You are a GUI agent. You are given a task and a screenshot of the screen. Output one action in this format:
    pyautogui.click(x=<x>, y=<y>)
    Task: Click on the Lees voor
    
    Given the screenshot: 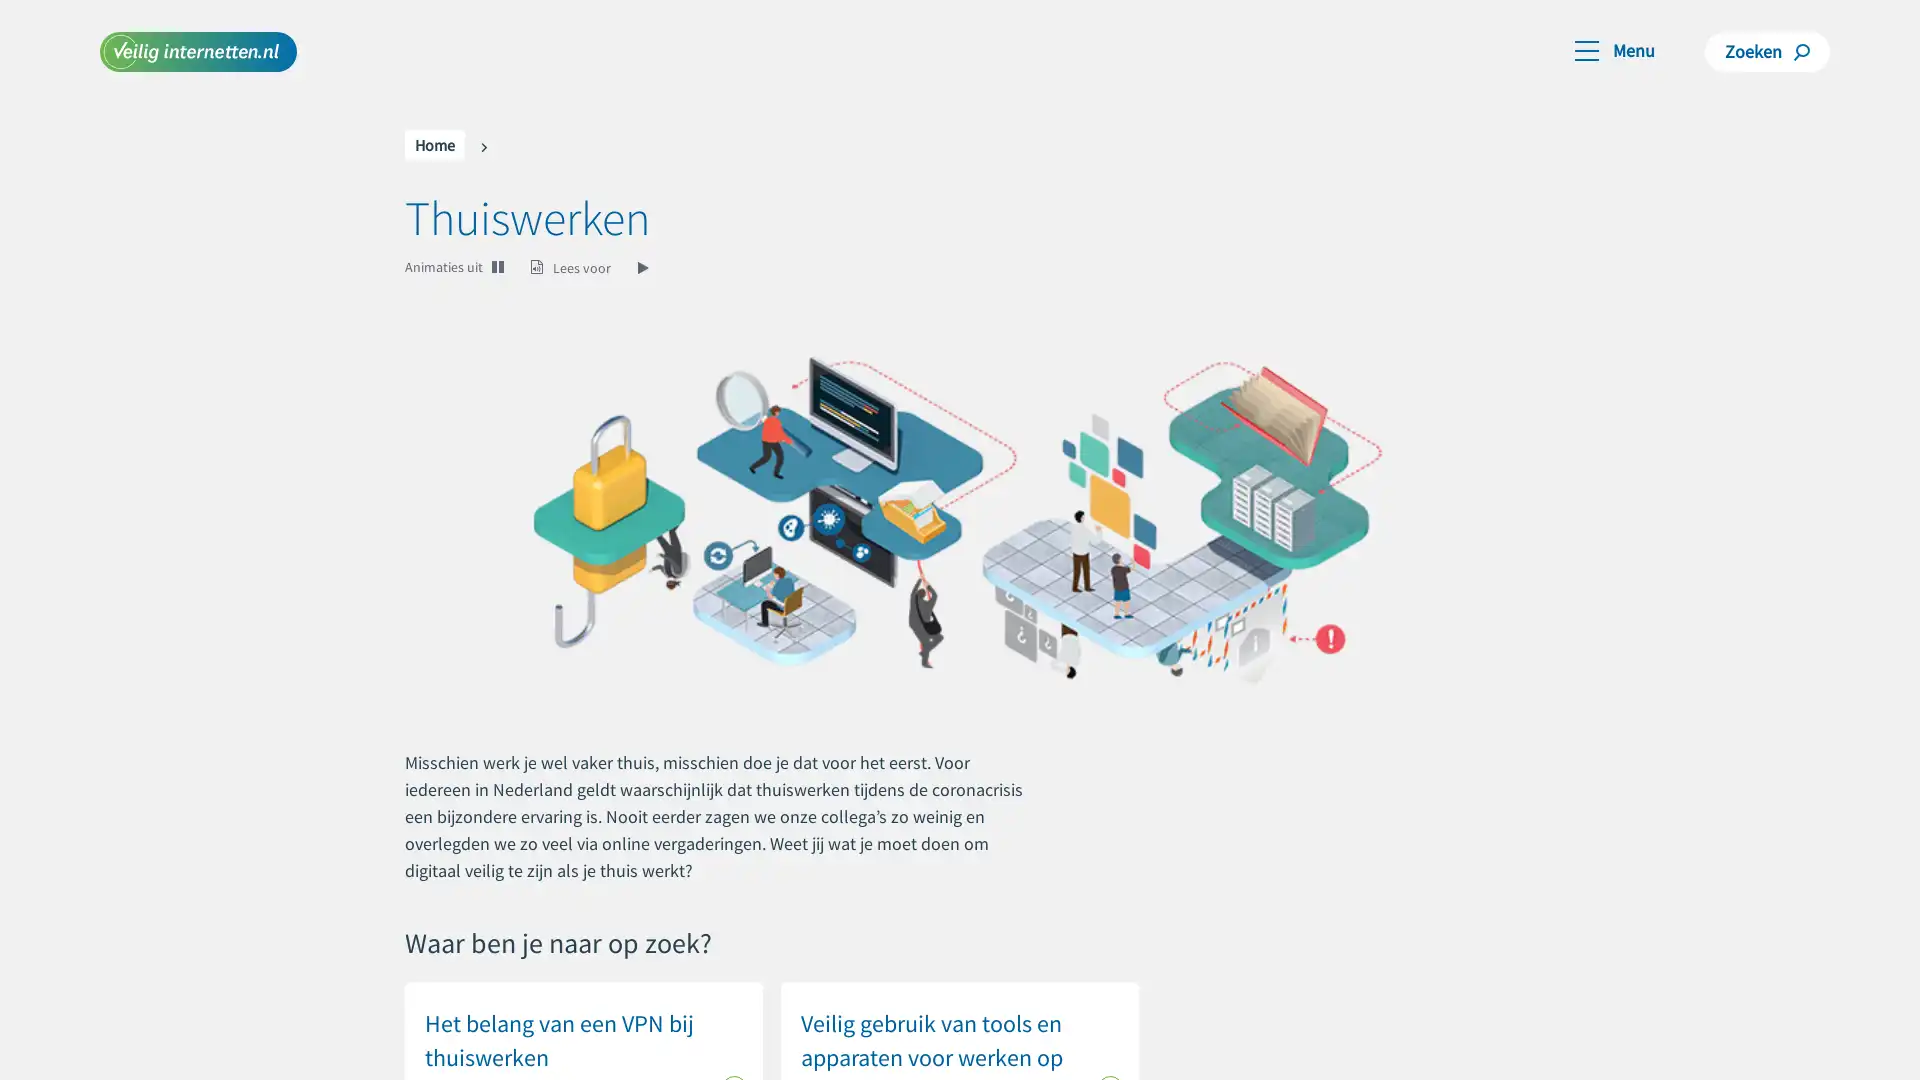 What is the action you would take?
    pyautogui.click(x=592, y=265)
    